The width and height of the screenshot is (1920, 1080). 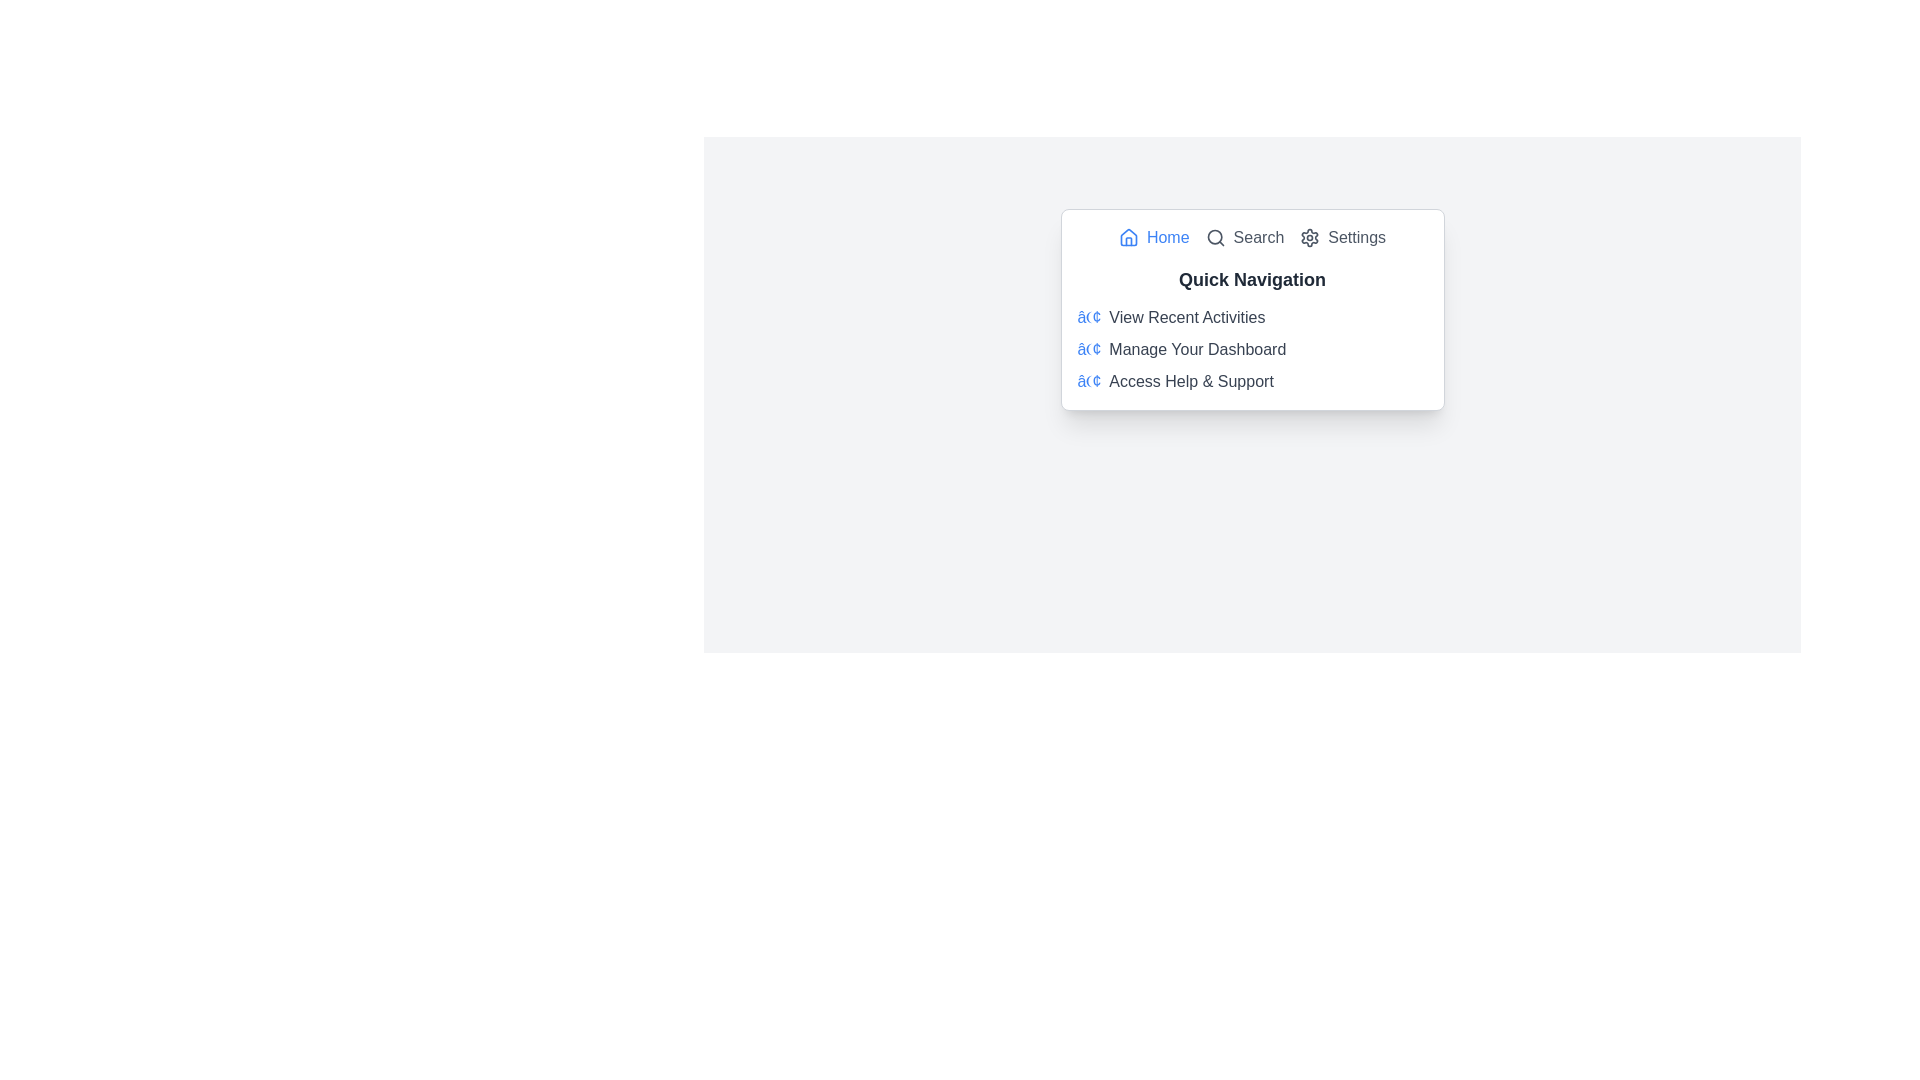 I want to click on the 'Home' navigation icon located at the top-left corner of the content card, so click(x=1128, y=237).